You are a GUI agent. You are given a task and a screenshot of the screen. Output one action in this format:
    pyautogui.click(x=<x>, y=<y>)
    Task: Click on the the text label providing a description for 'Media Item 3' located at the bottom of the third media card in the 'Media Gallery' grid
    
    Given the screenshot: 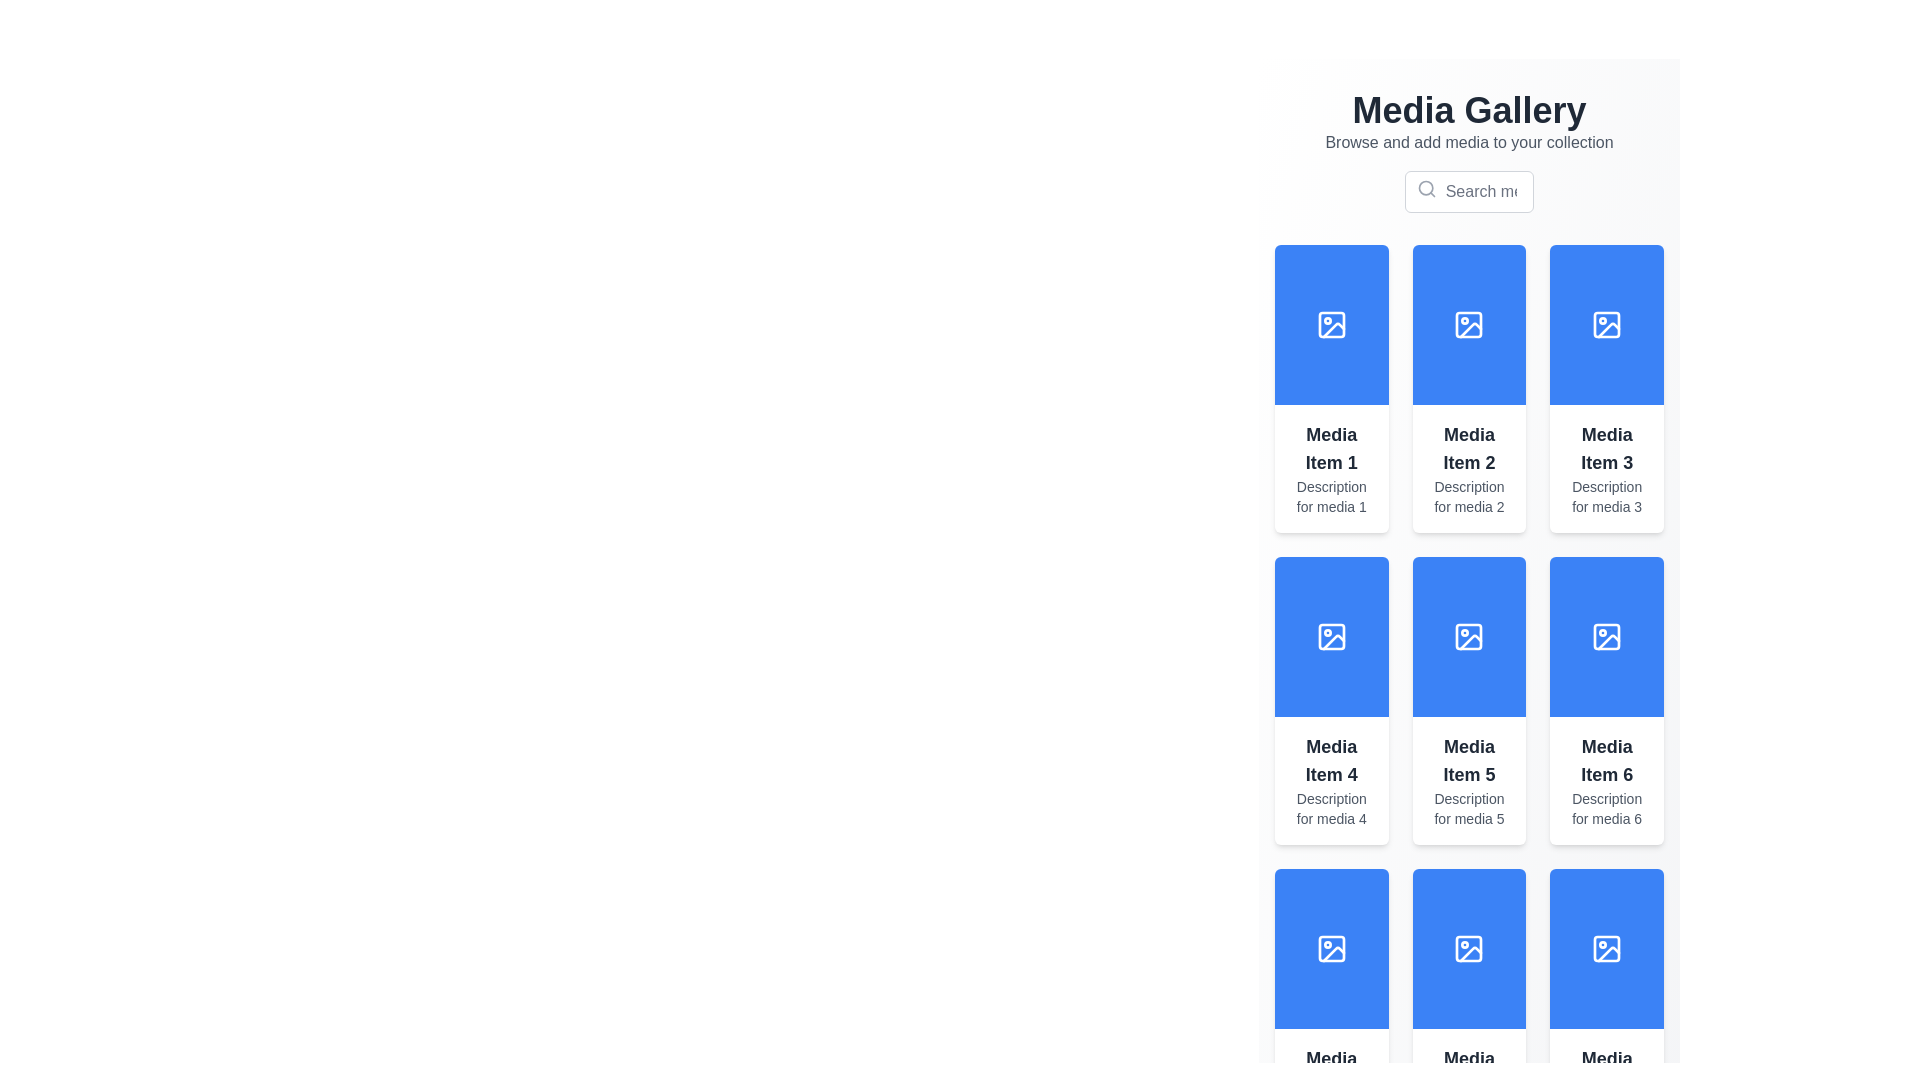 What is the action you would take?
    pyautogui.click(x=1607, y=496)
    